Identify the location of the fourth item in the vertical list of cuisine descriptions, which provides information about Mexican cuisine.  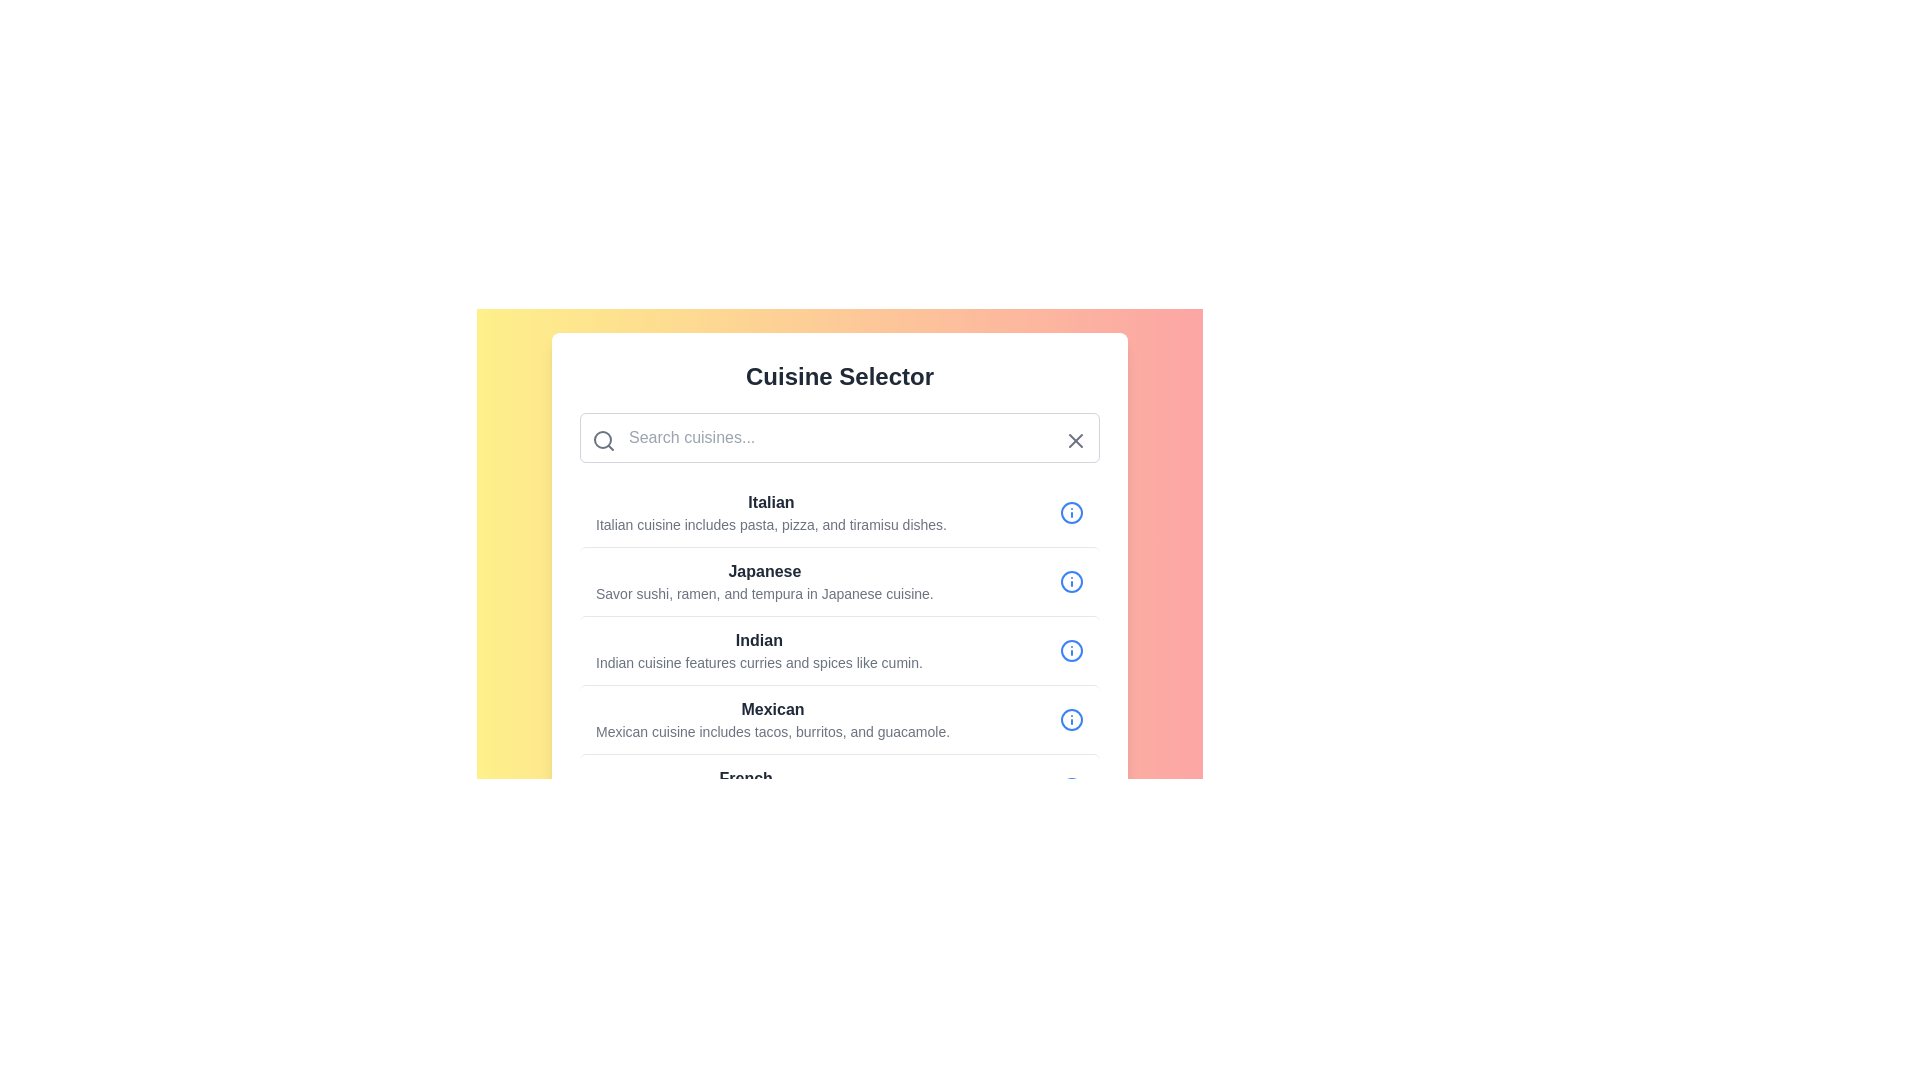
(840, 717).